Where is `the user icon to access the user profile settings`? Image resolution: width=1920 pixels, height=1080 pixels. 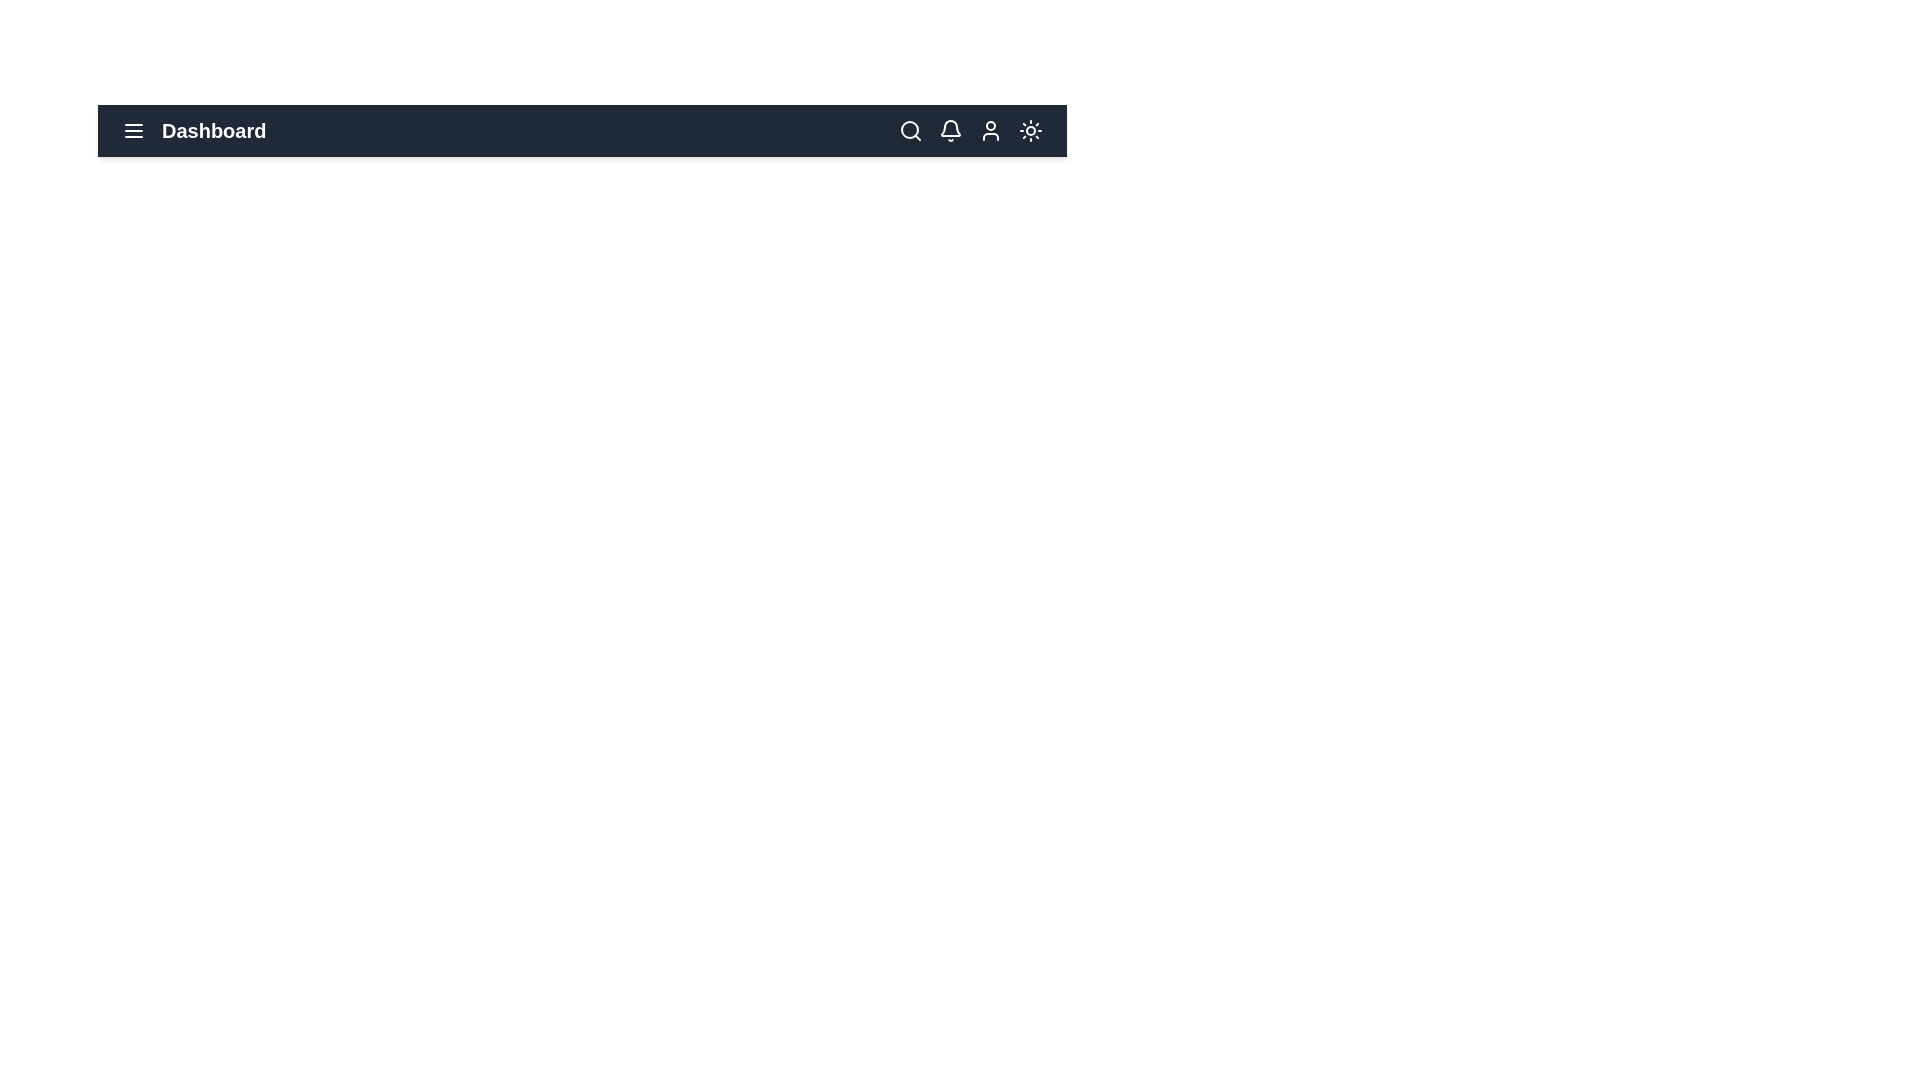
the user icon to access the user profile settings is located at coordinates (990, 131).